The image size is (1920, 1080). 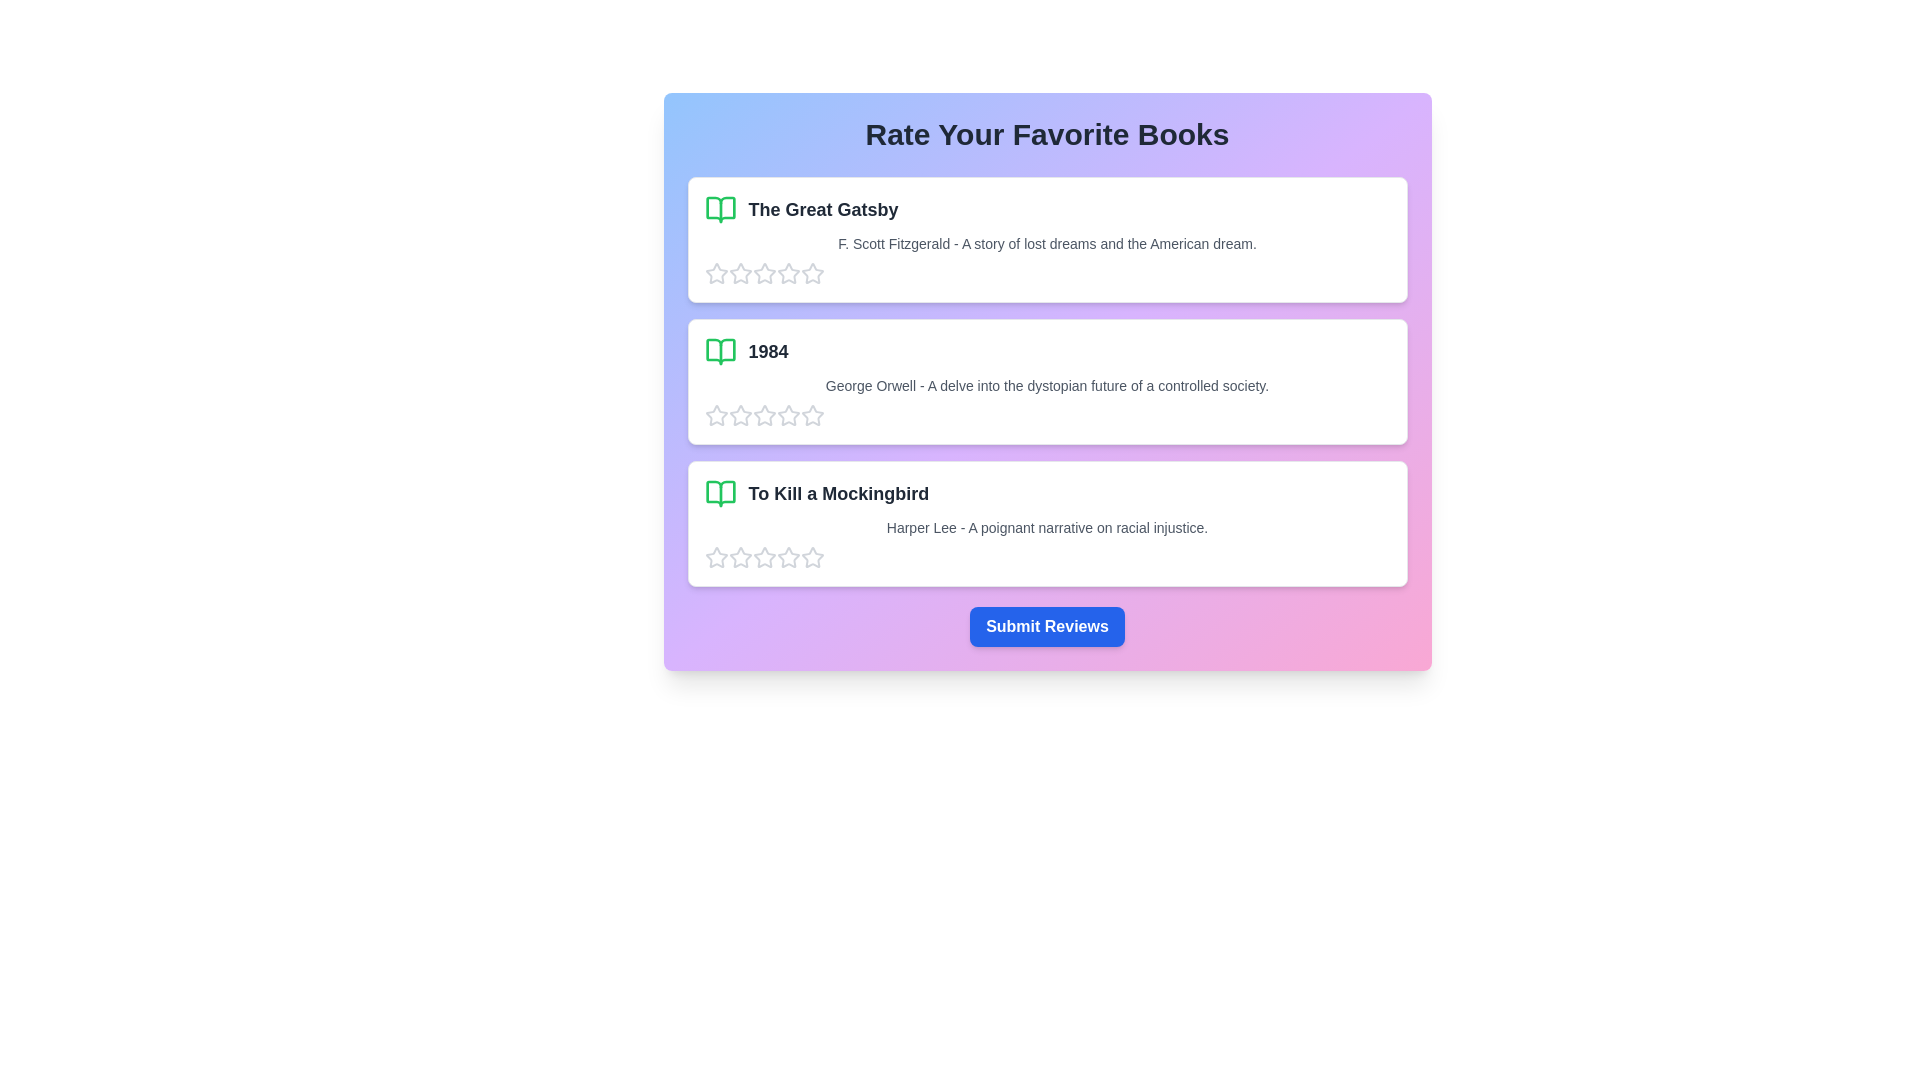 What do you see at coordinates (763, 558) in the screenshot?
I see `the star corresponding to 3 for the book titled To Kill a Mockingbird` at bounding box center [763, 558].